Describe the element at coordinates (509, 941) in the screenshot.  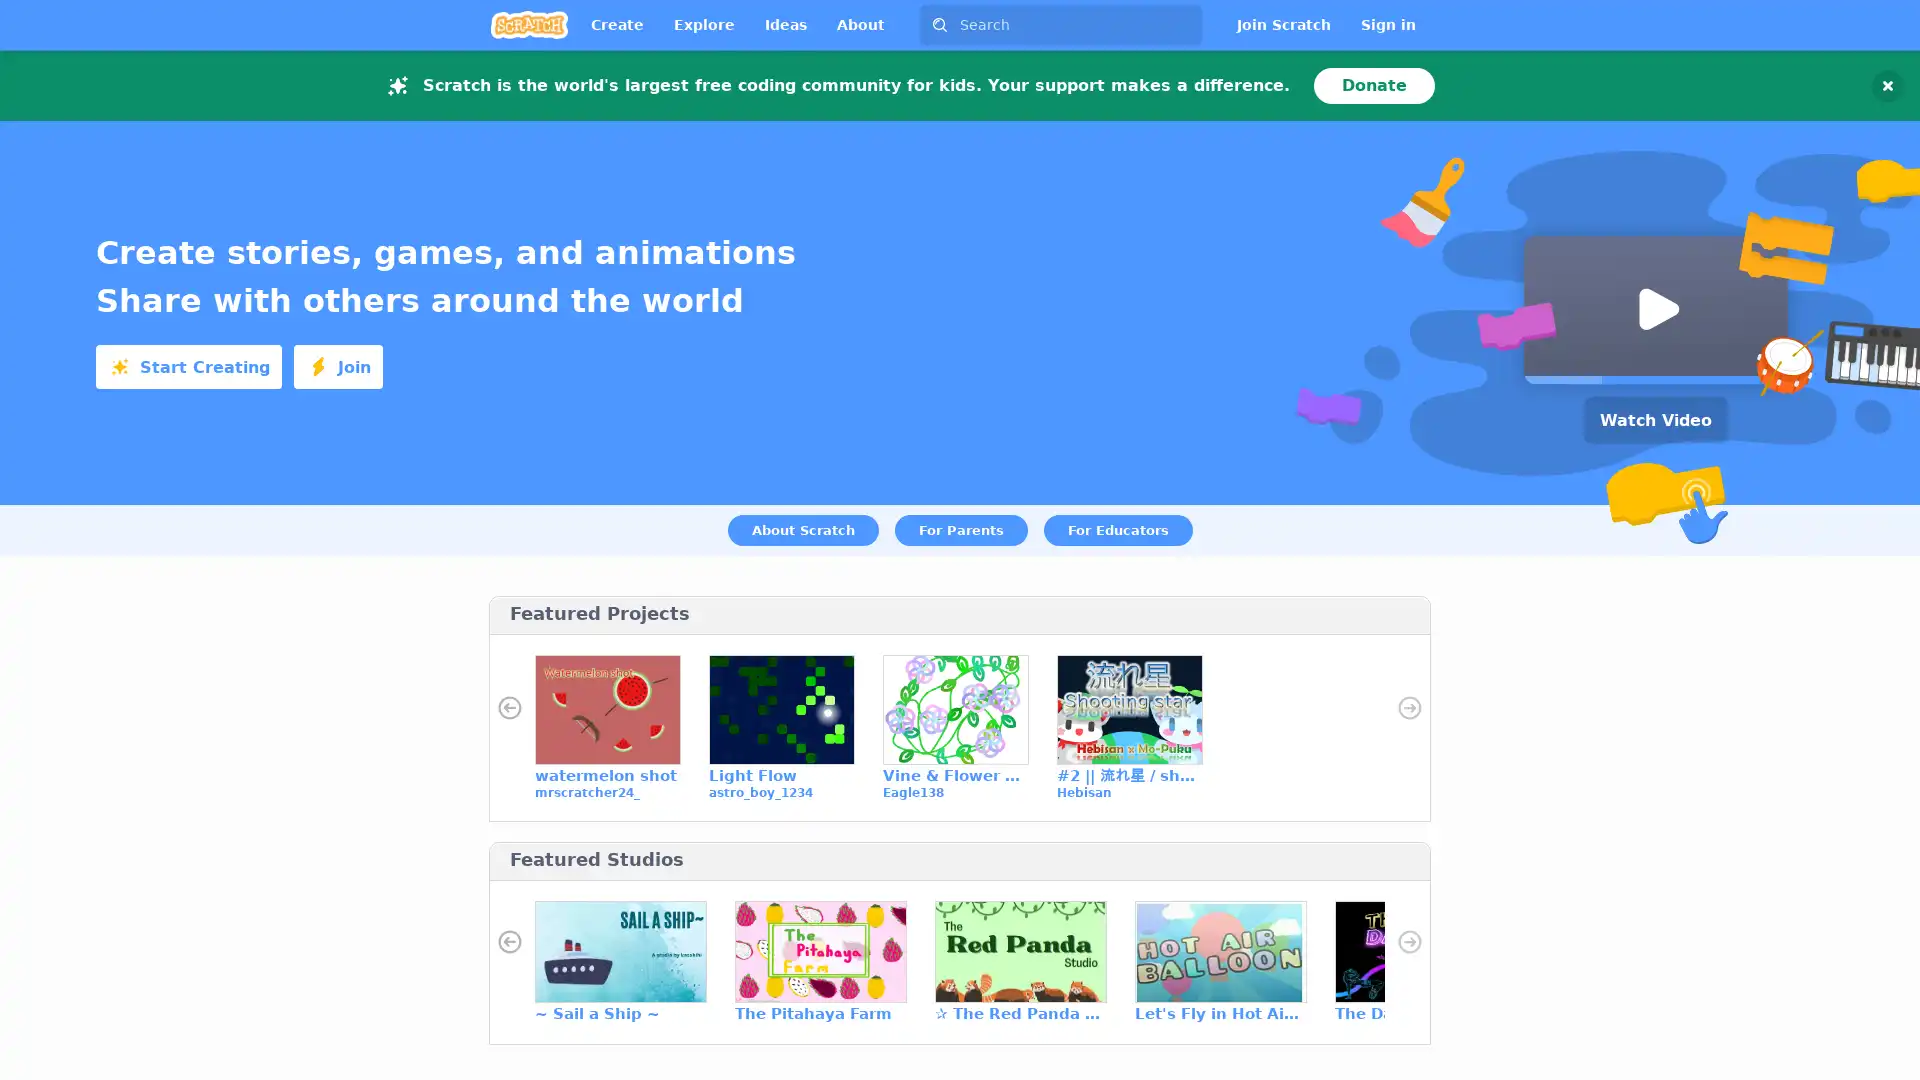
I see `Previous` at that location.